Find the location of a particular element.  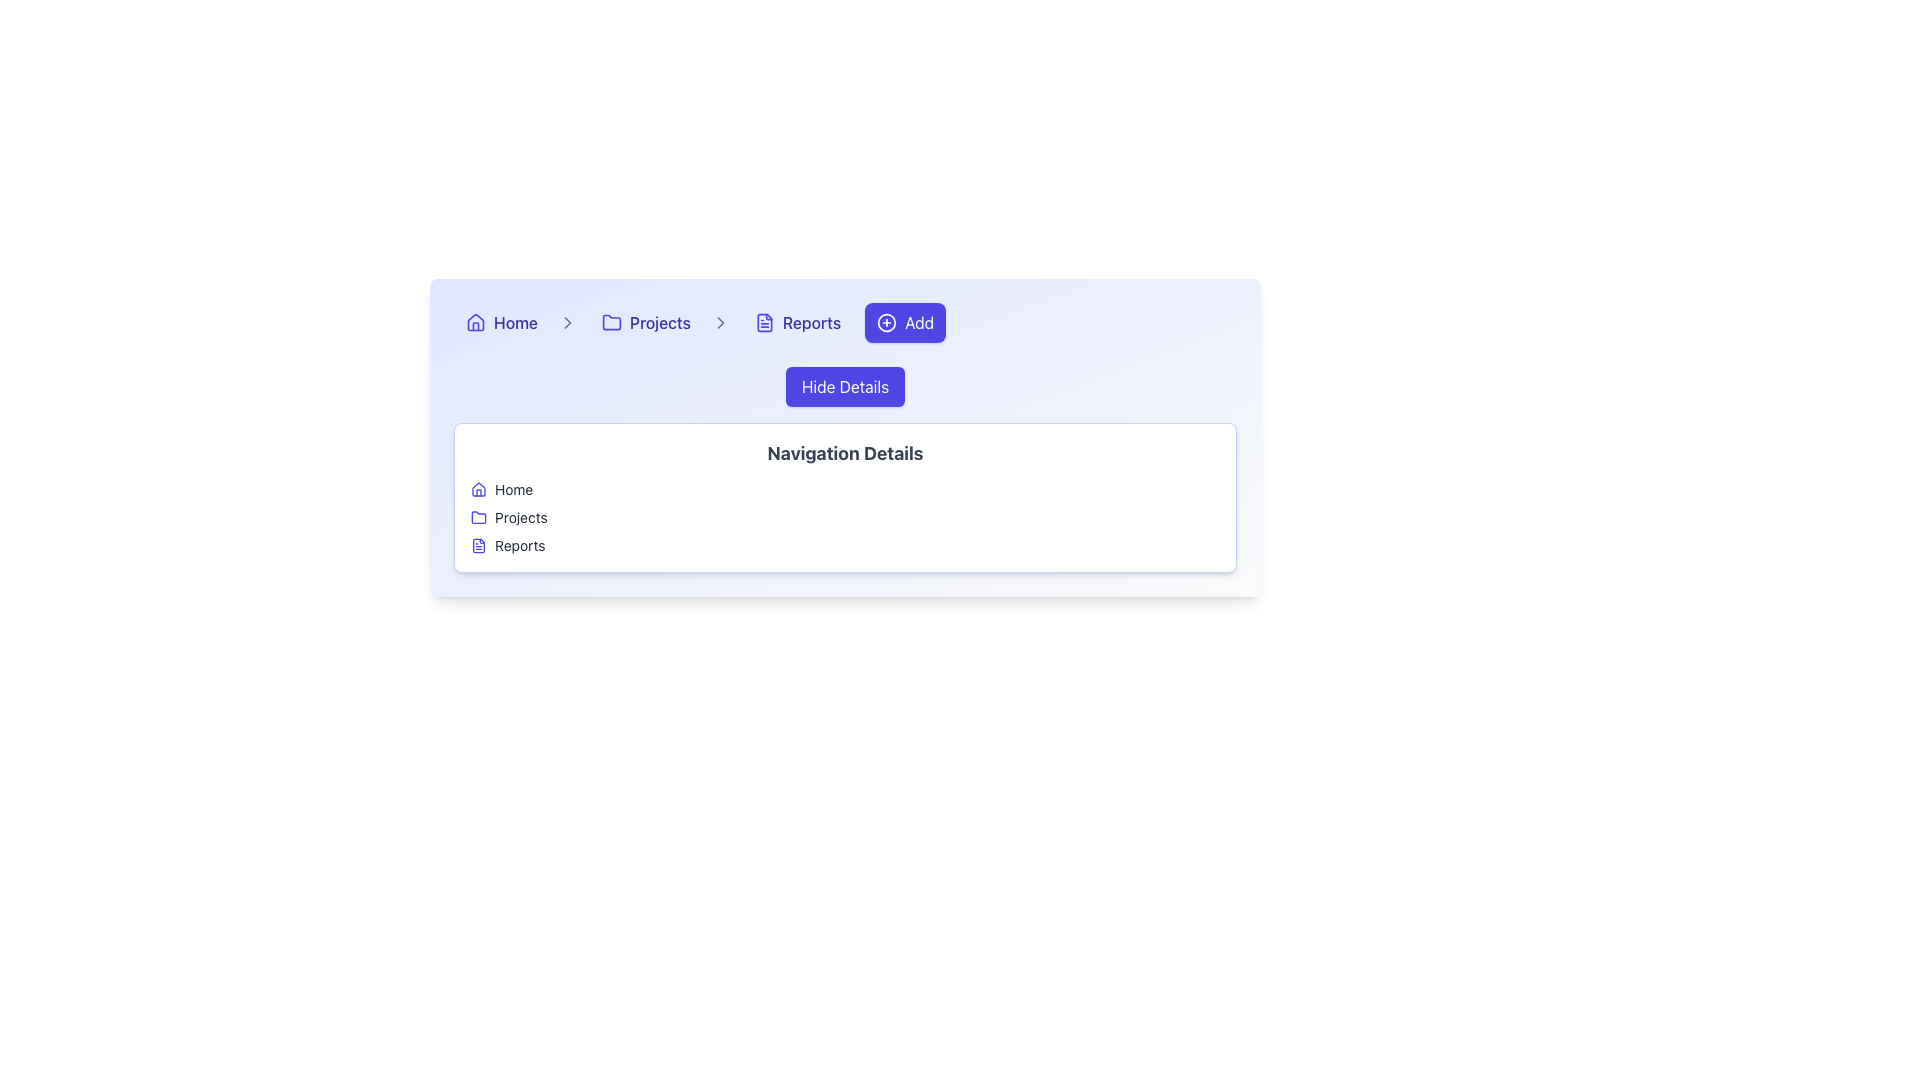

the 'Projects' text label is located at coordinates (521, 516).